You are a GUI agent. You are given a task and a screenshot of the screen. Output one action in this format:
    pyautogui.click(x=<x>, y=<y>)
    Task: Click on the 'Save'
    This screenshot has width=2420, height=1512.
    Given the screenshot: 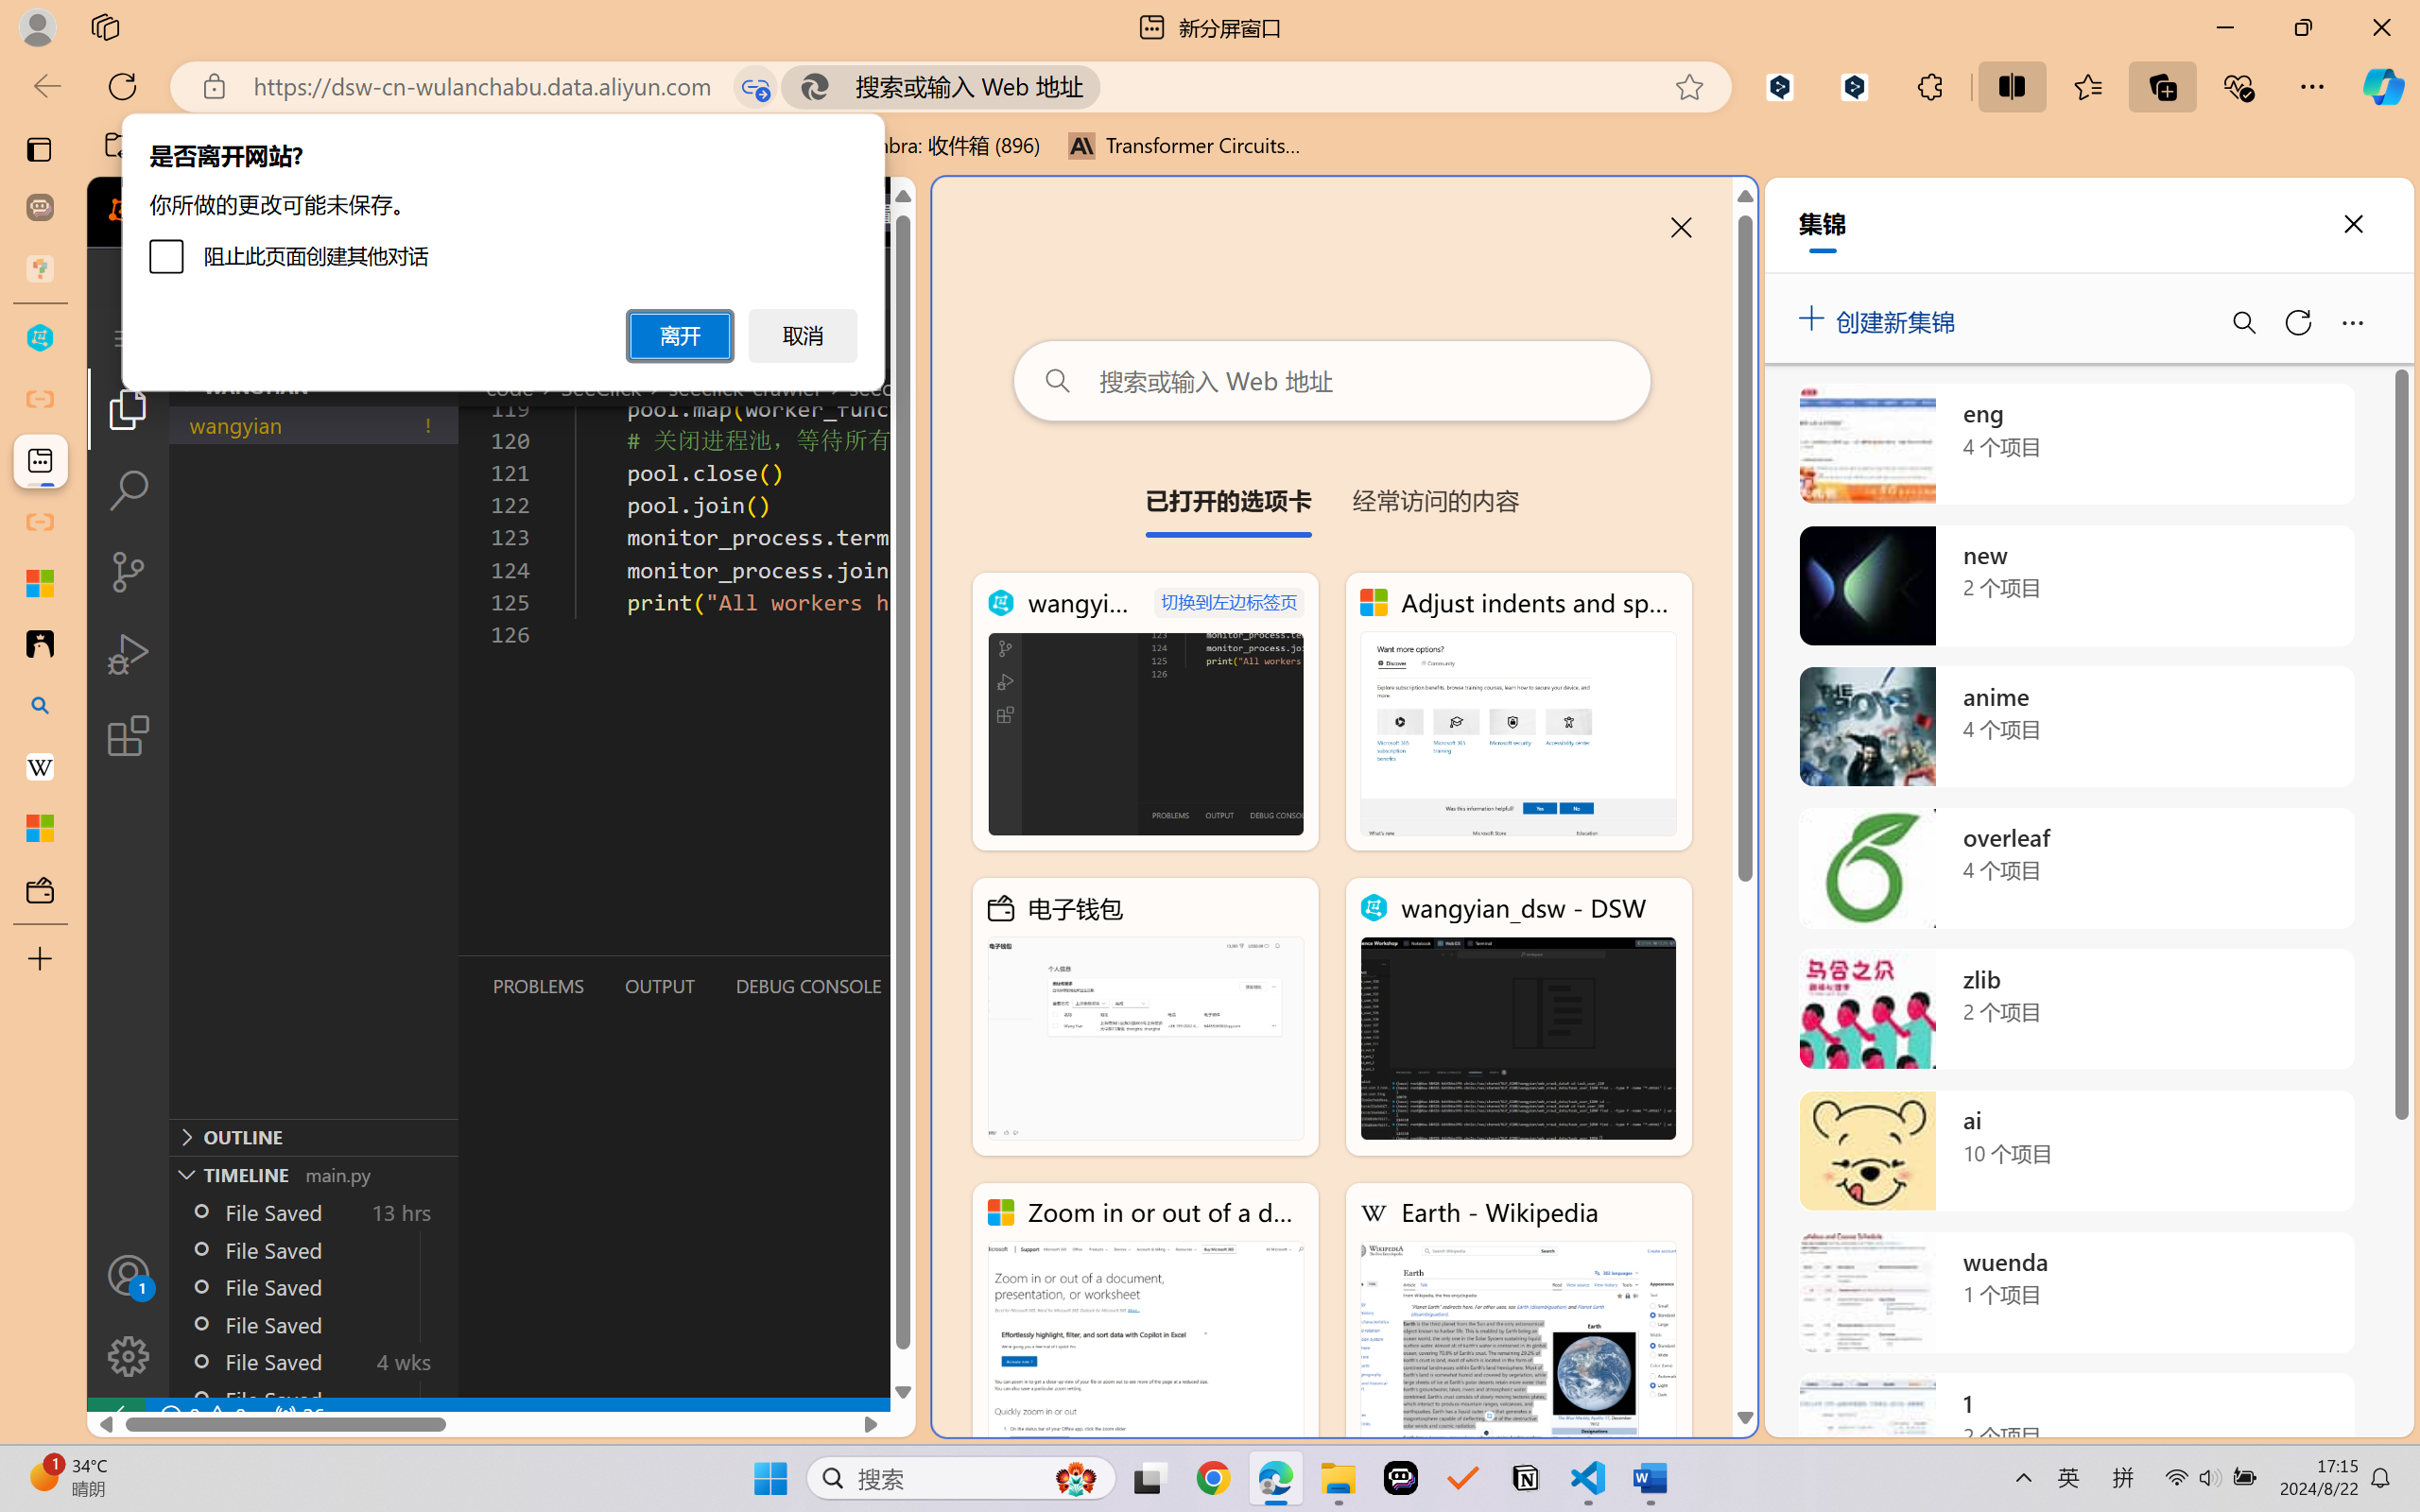 What is the action you would take?
    pyautogui.click(x=128, y=16)
    